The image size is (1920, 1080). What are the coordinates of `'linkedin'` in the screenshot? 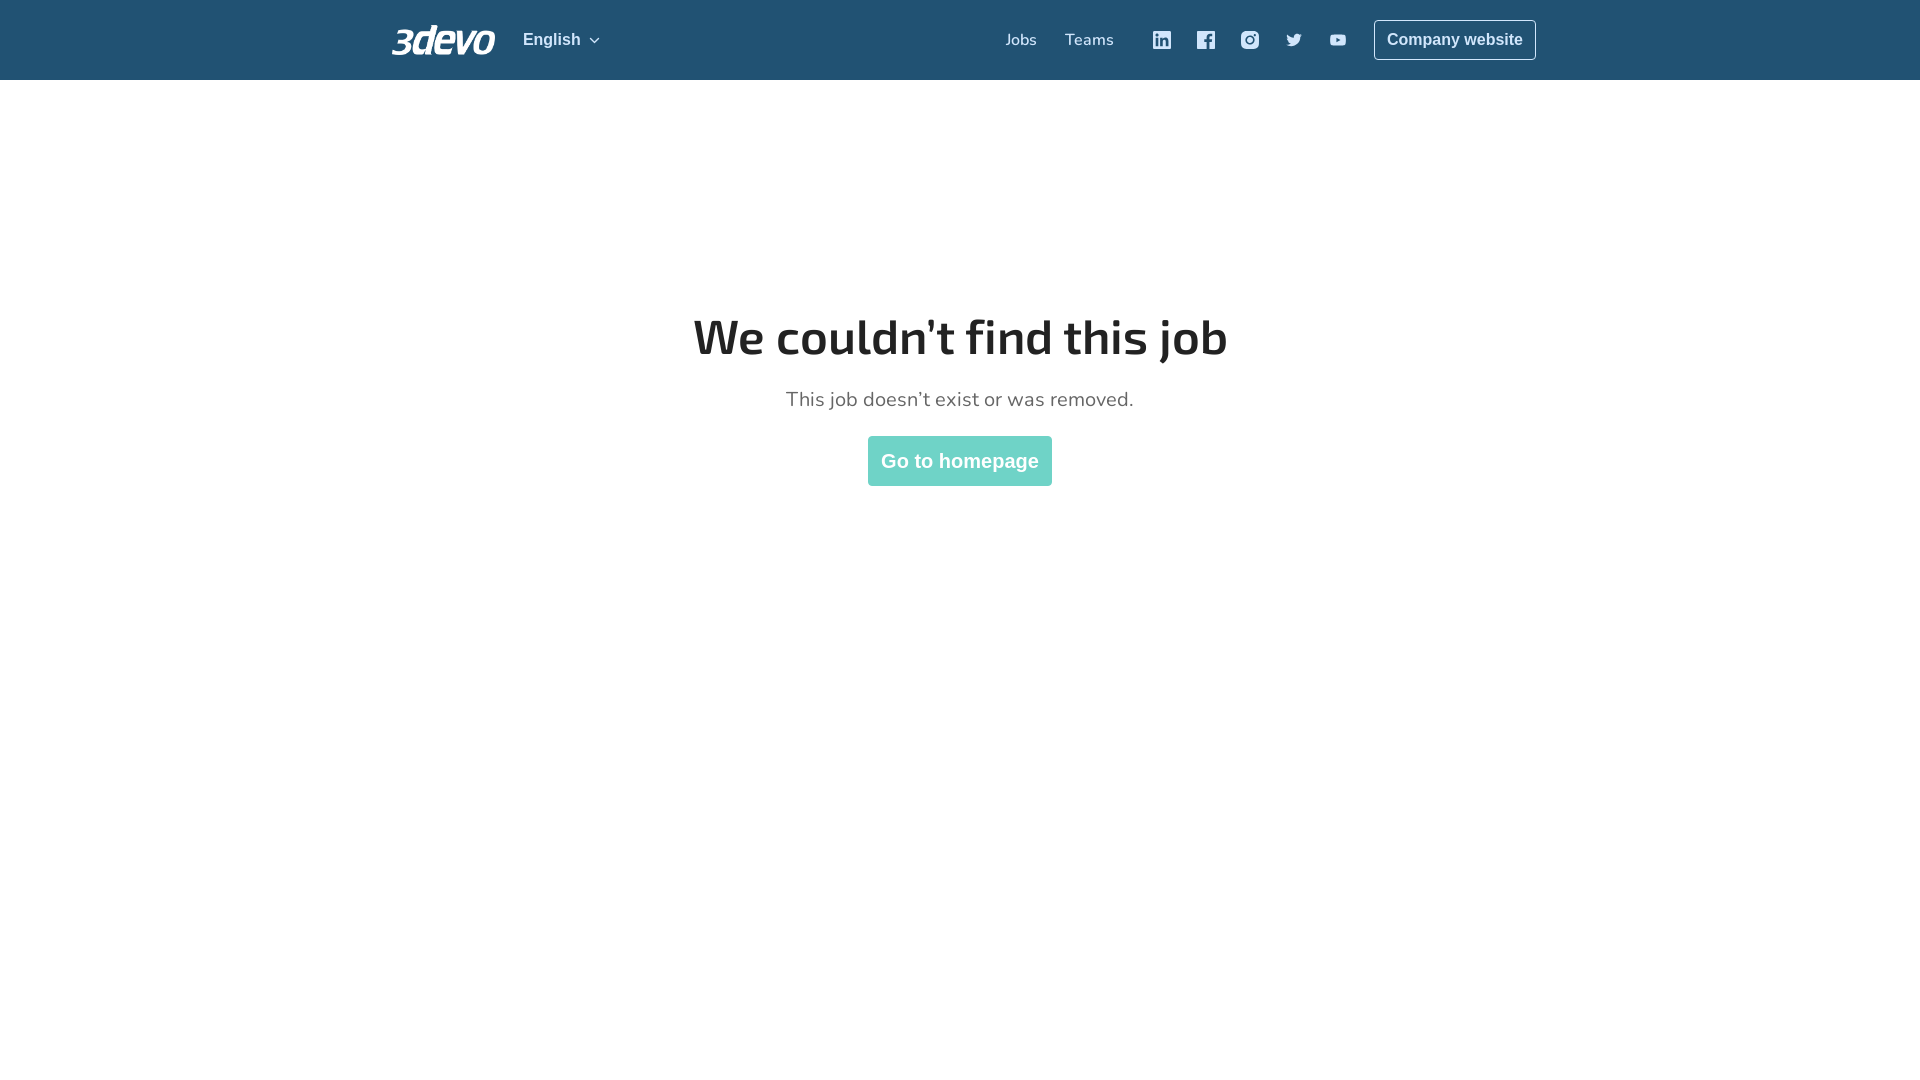 It's located at (1161, 39).